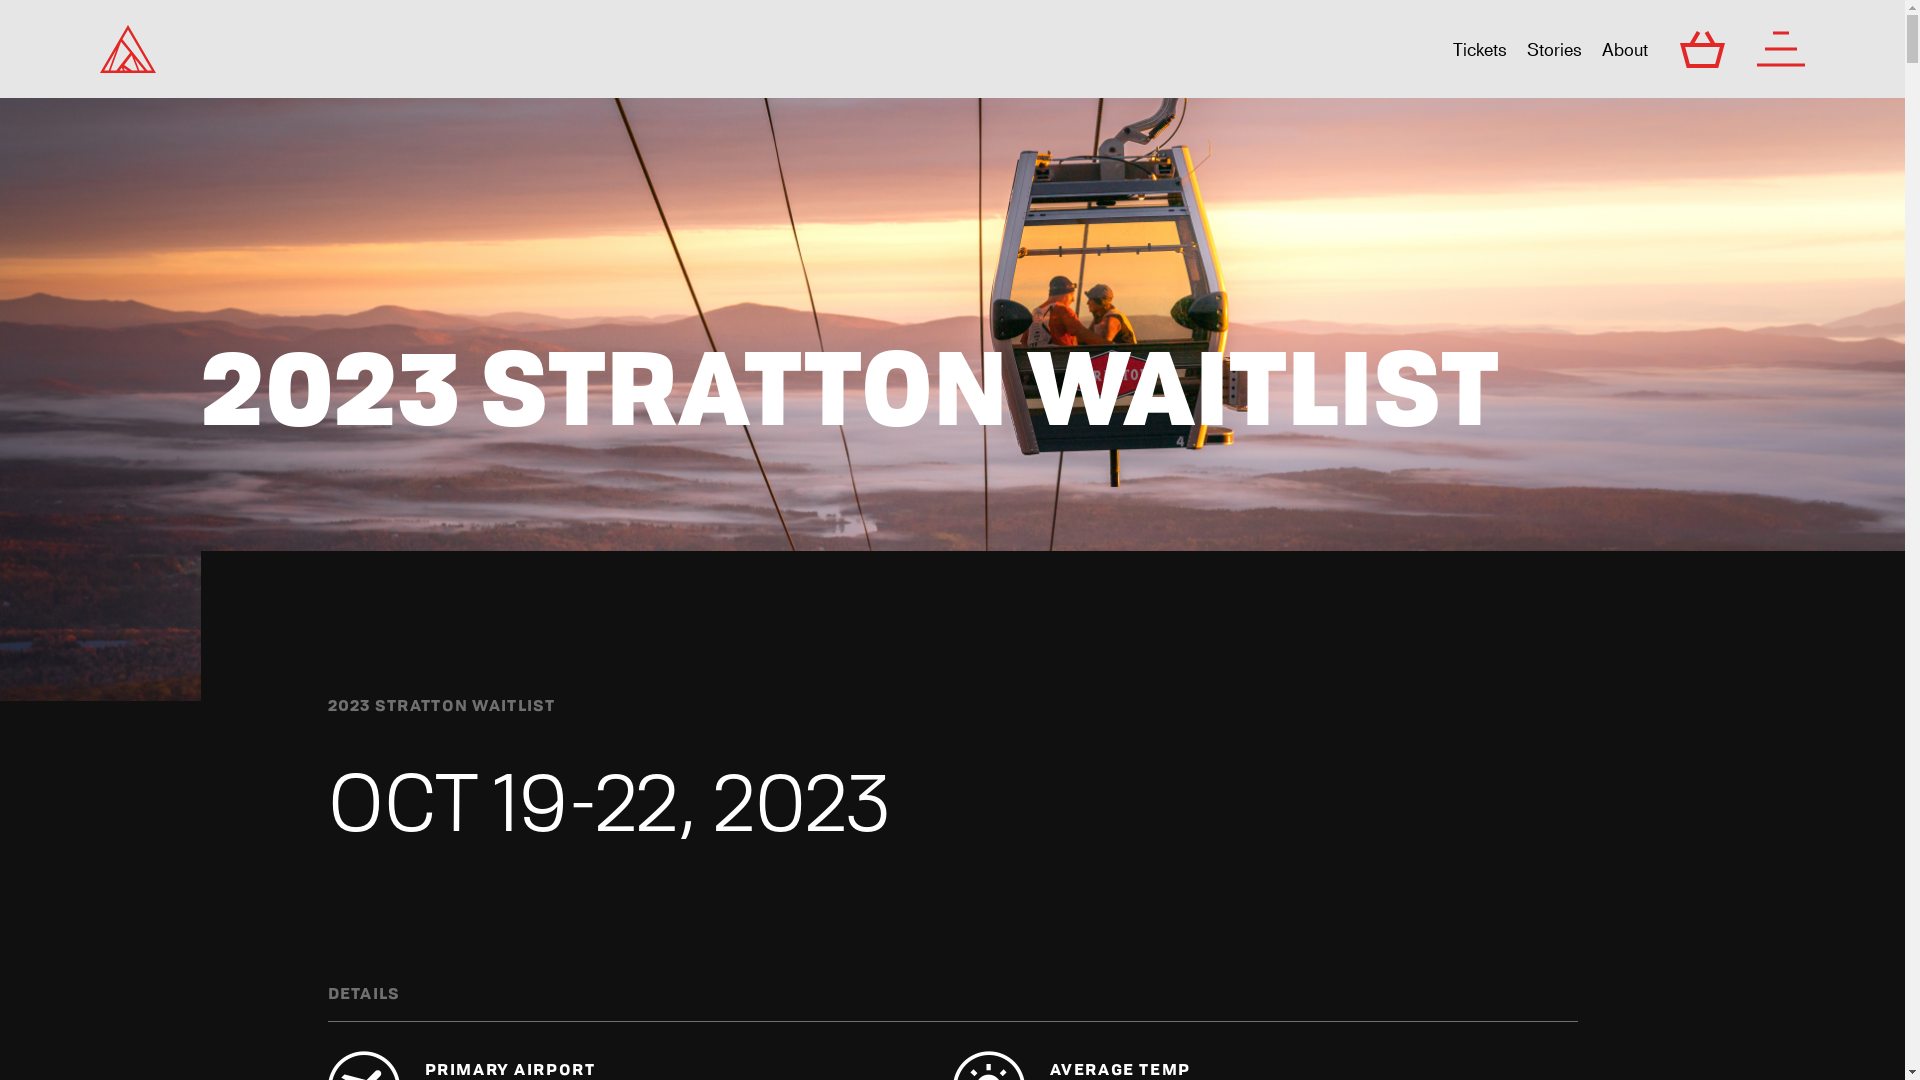  What do you see at coordinates (1625, 48) in the screenshot?
I see `'About'` at bounding box center [1625, 48].